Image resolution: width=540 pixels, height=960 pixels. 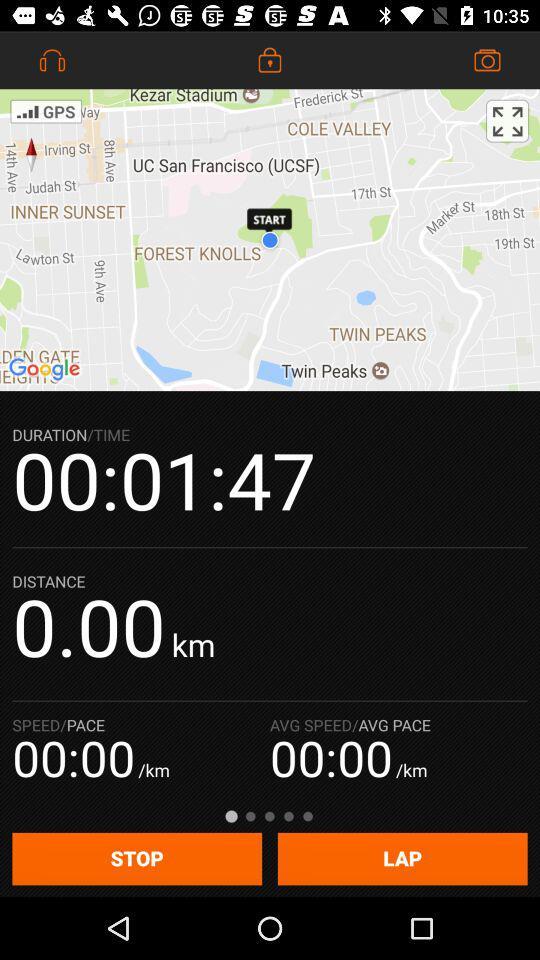 I want to click on the shop icon, so click(x=486, y=59).